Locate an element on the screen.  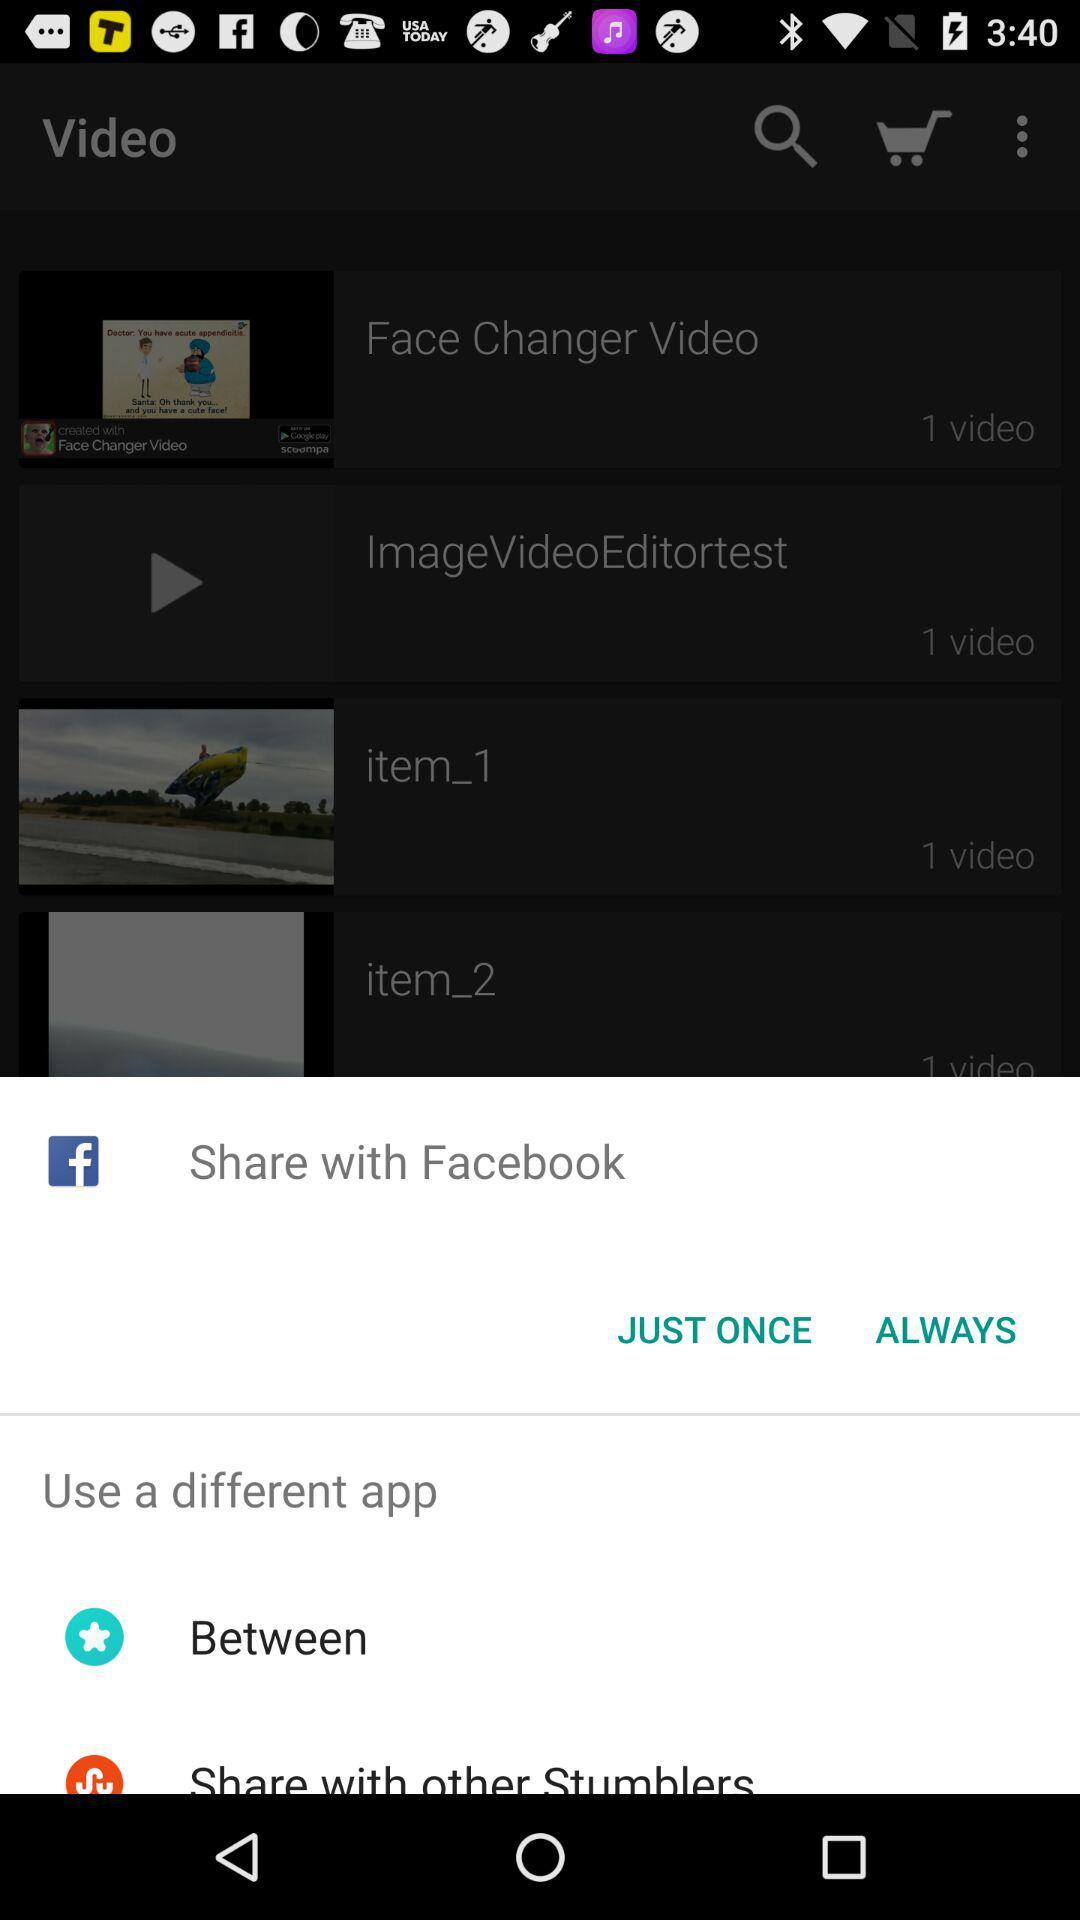
icon next to always item is located at coordinates (713, 1329).